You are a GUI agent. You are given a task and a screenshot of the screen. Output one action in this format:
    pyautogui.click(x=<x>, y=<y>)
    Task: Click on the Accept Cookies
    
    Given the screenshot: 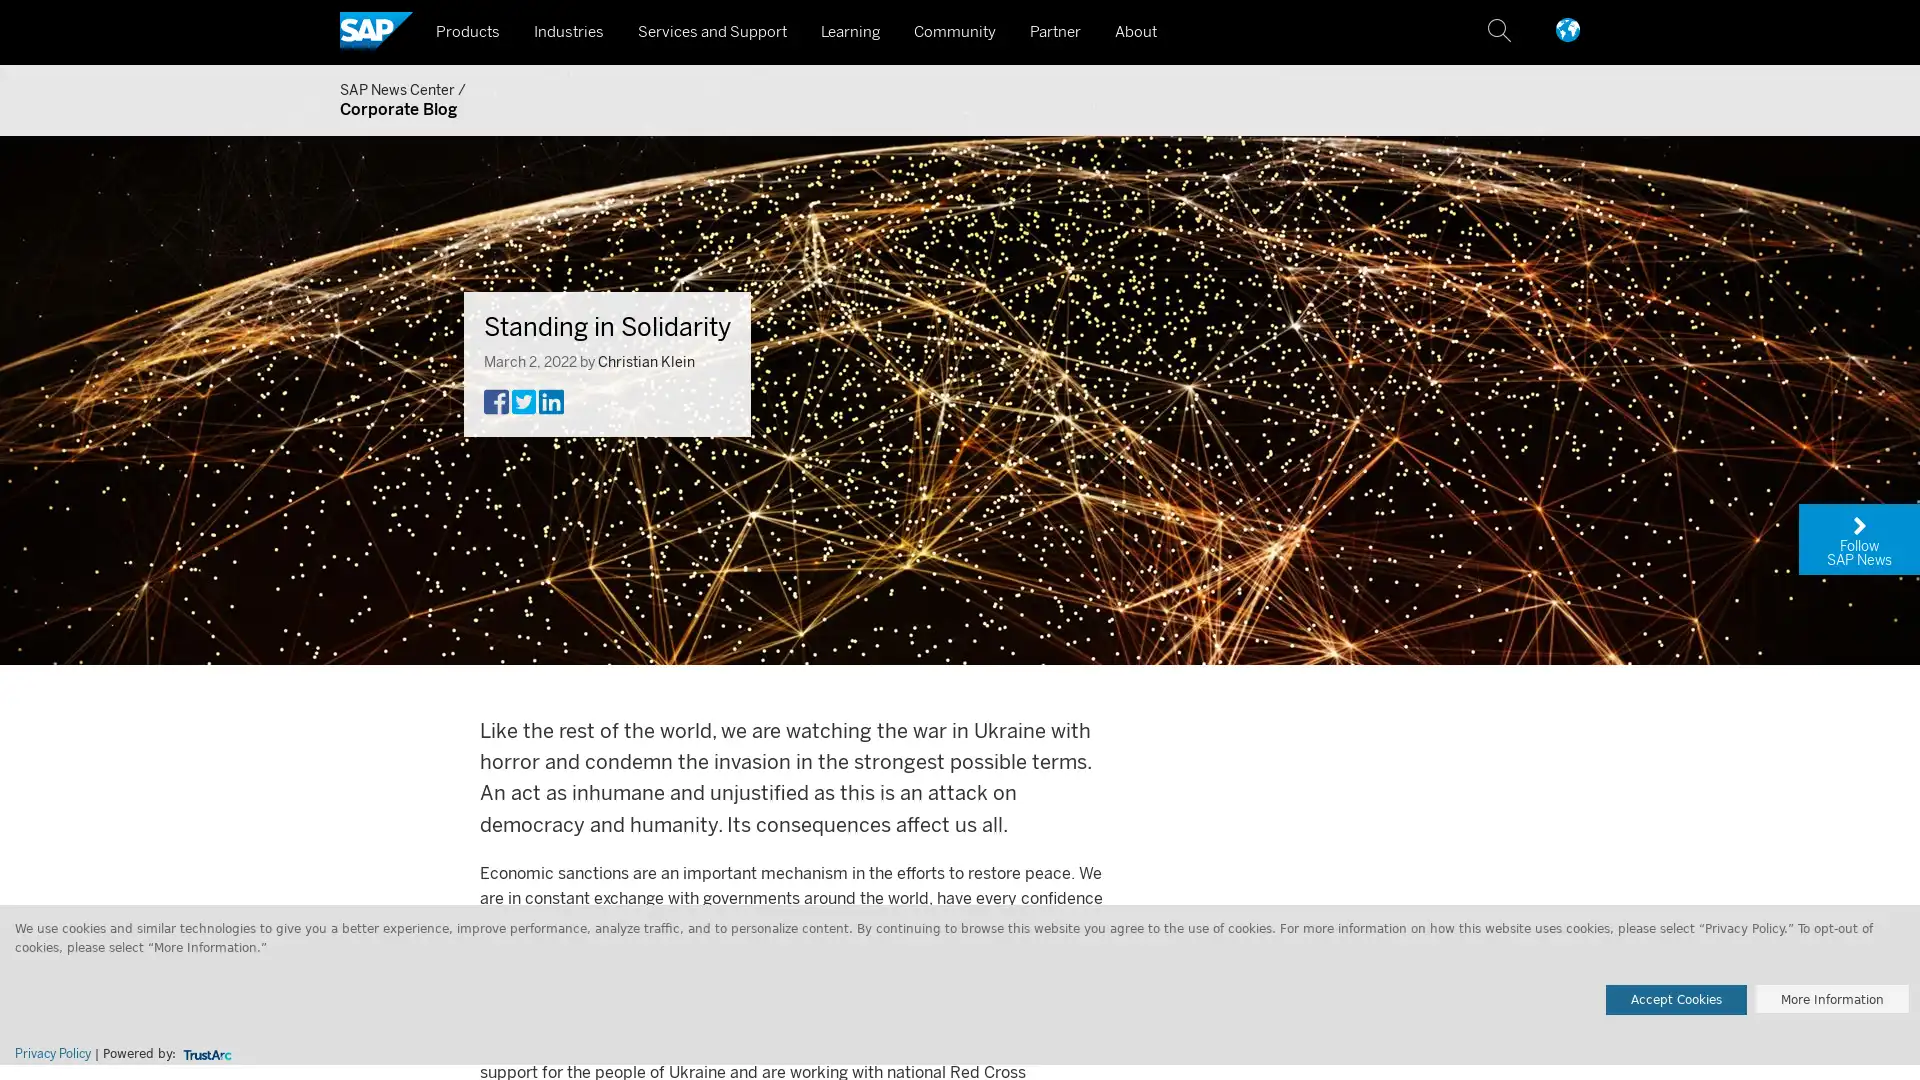 What is the action you would take?
    pyautogui.click(x=1676, y=999)
    